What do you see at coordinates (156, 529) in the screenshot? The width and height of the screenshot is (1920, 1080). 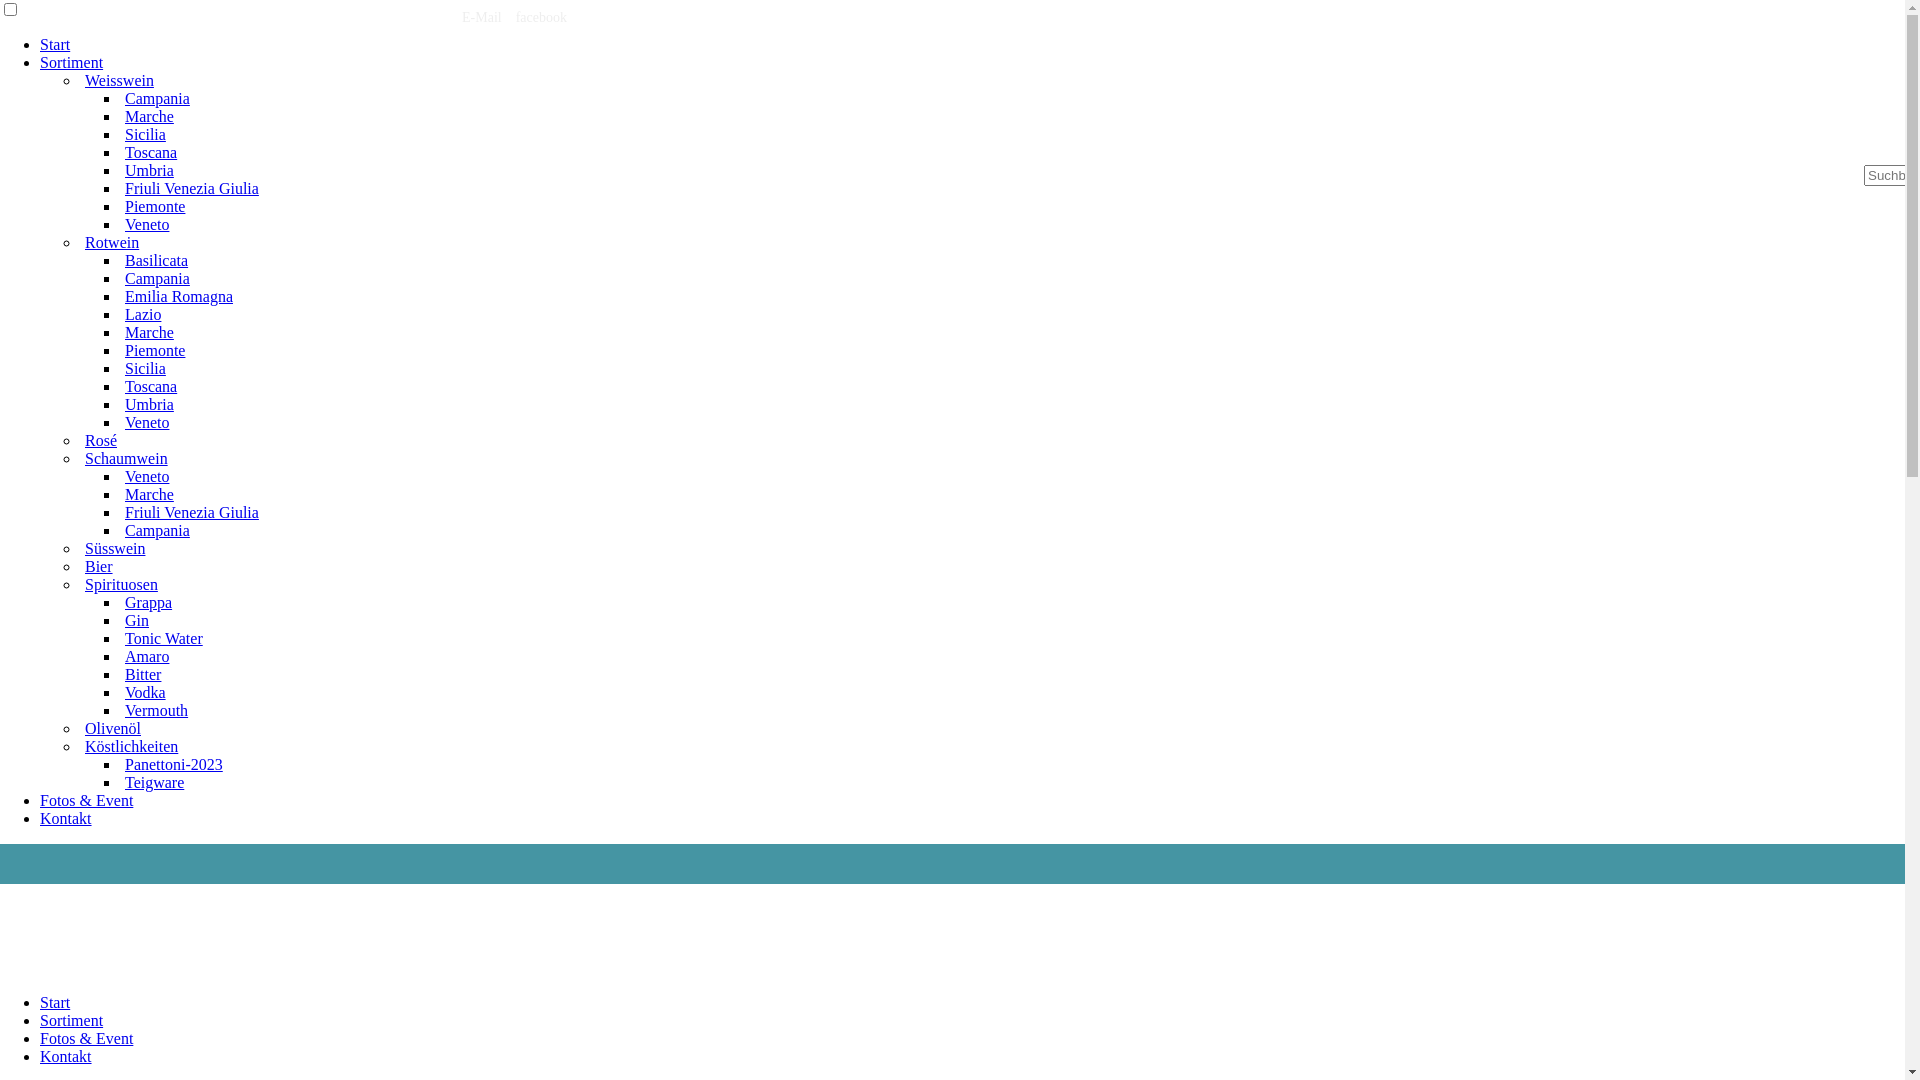 I see `'Campania'` at bounding box center [156, 529].